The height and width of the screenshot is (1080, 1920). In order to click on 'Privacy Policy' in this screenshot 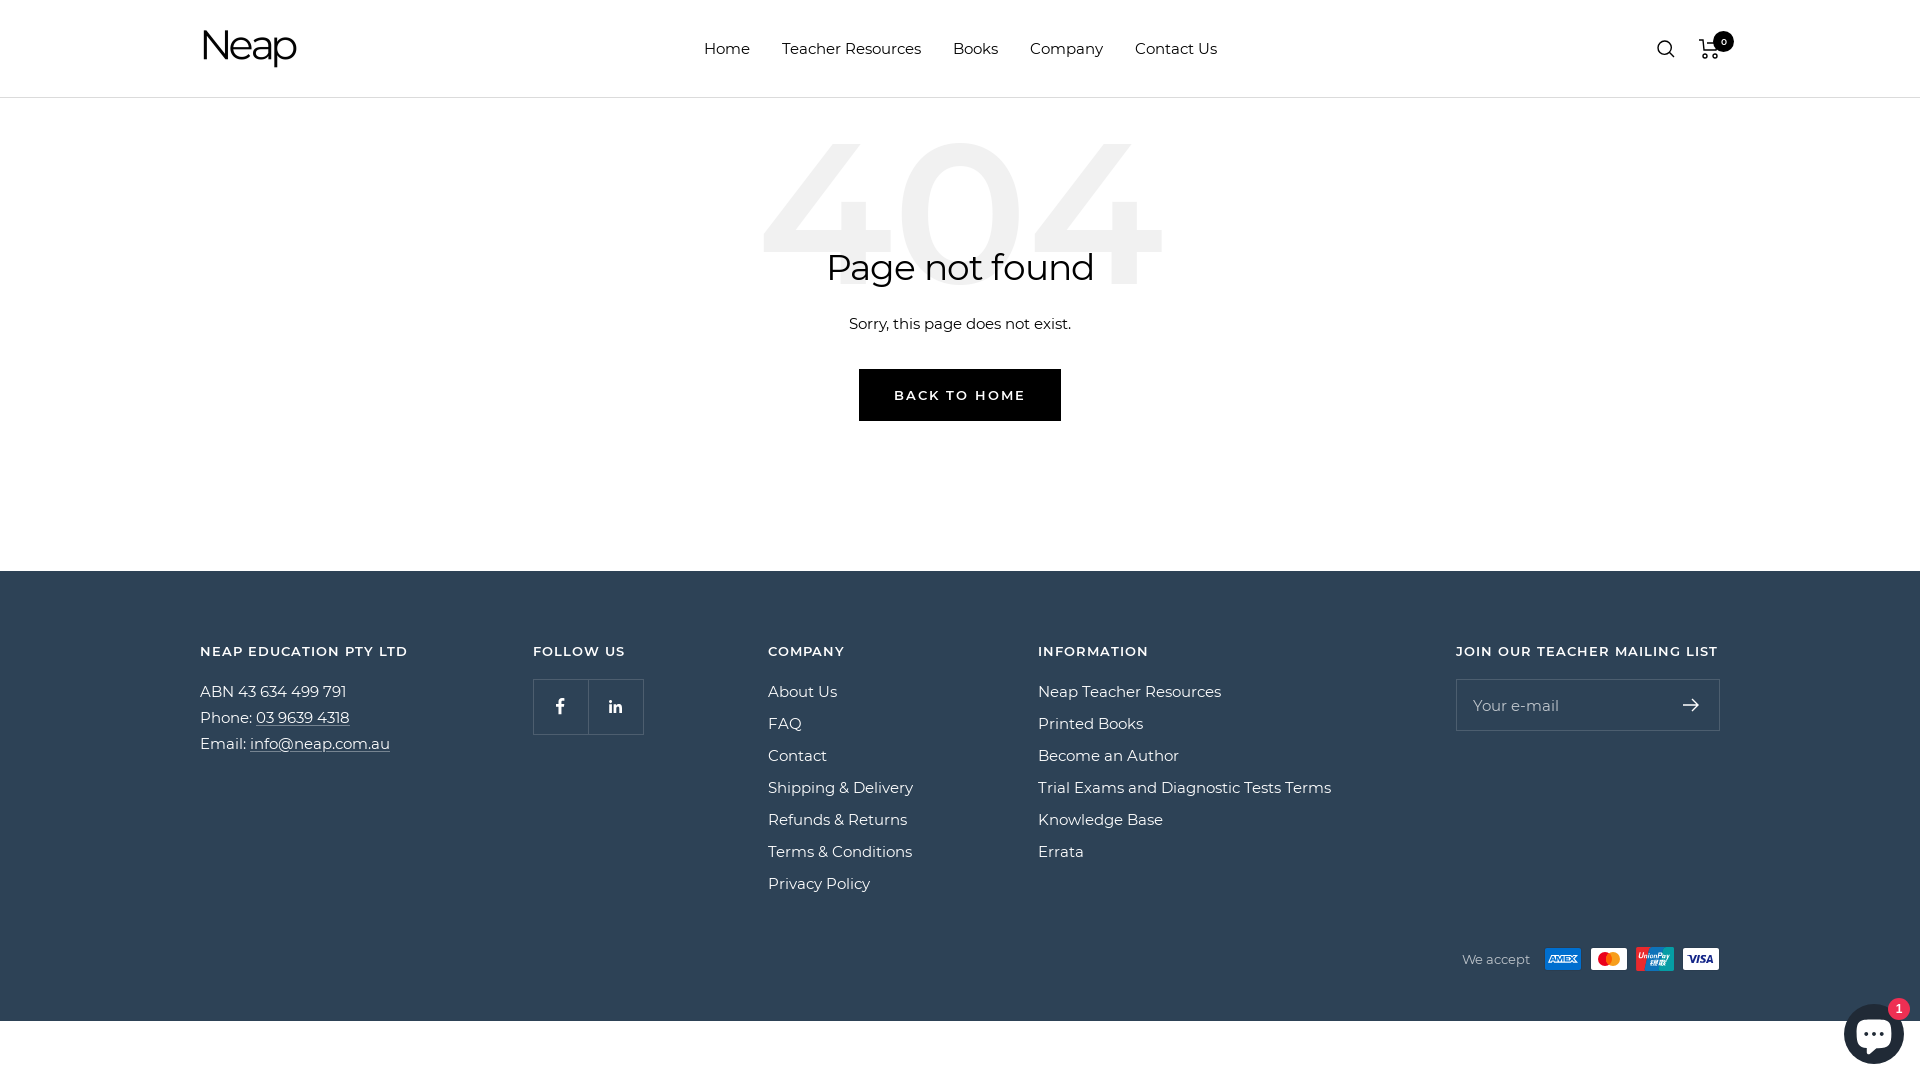, I will do `click(819, 882)`.